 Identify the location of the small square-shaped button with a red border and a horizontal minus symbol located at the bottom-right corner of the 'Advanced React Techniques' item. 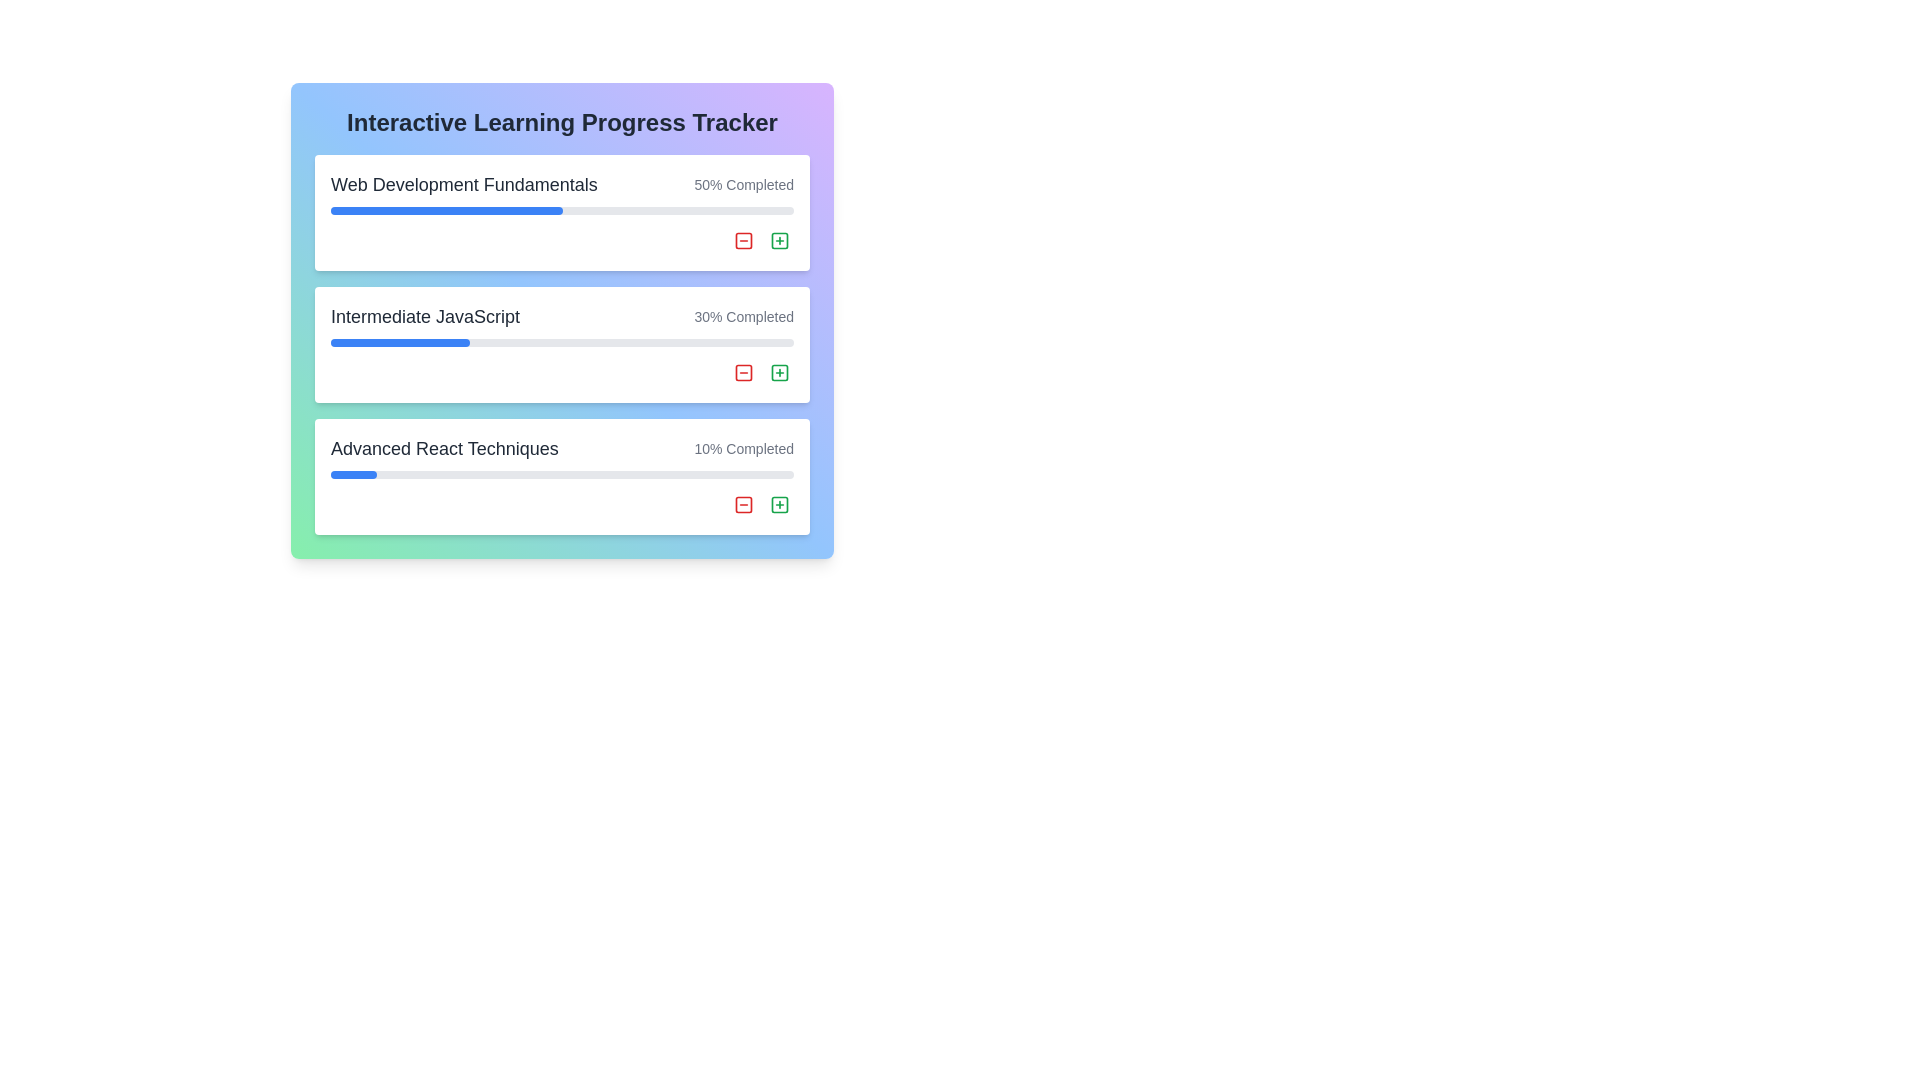
(743, 504).